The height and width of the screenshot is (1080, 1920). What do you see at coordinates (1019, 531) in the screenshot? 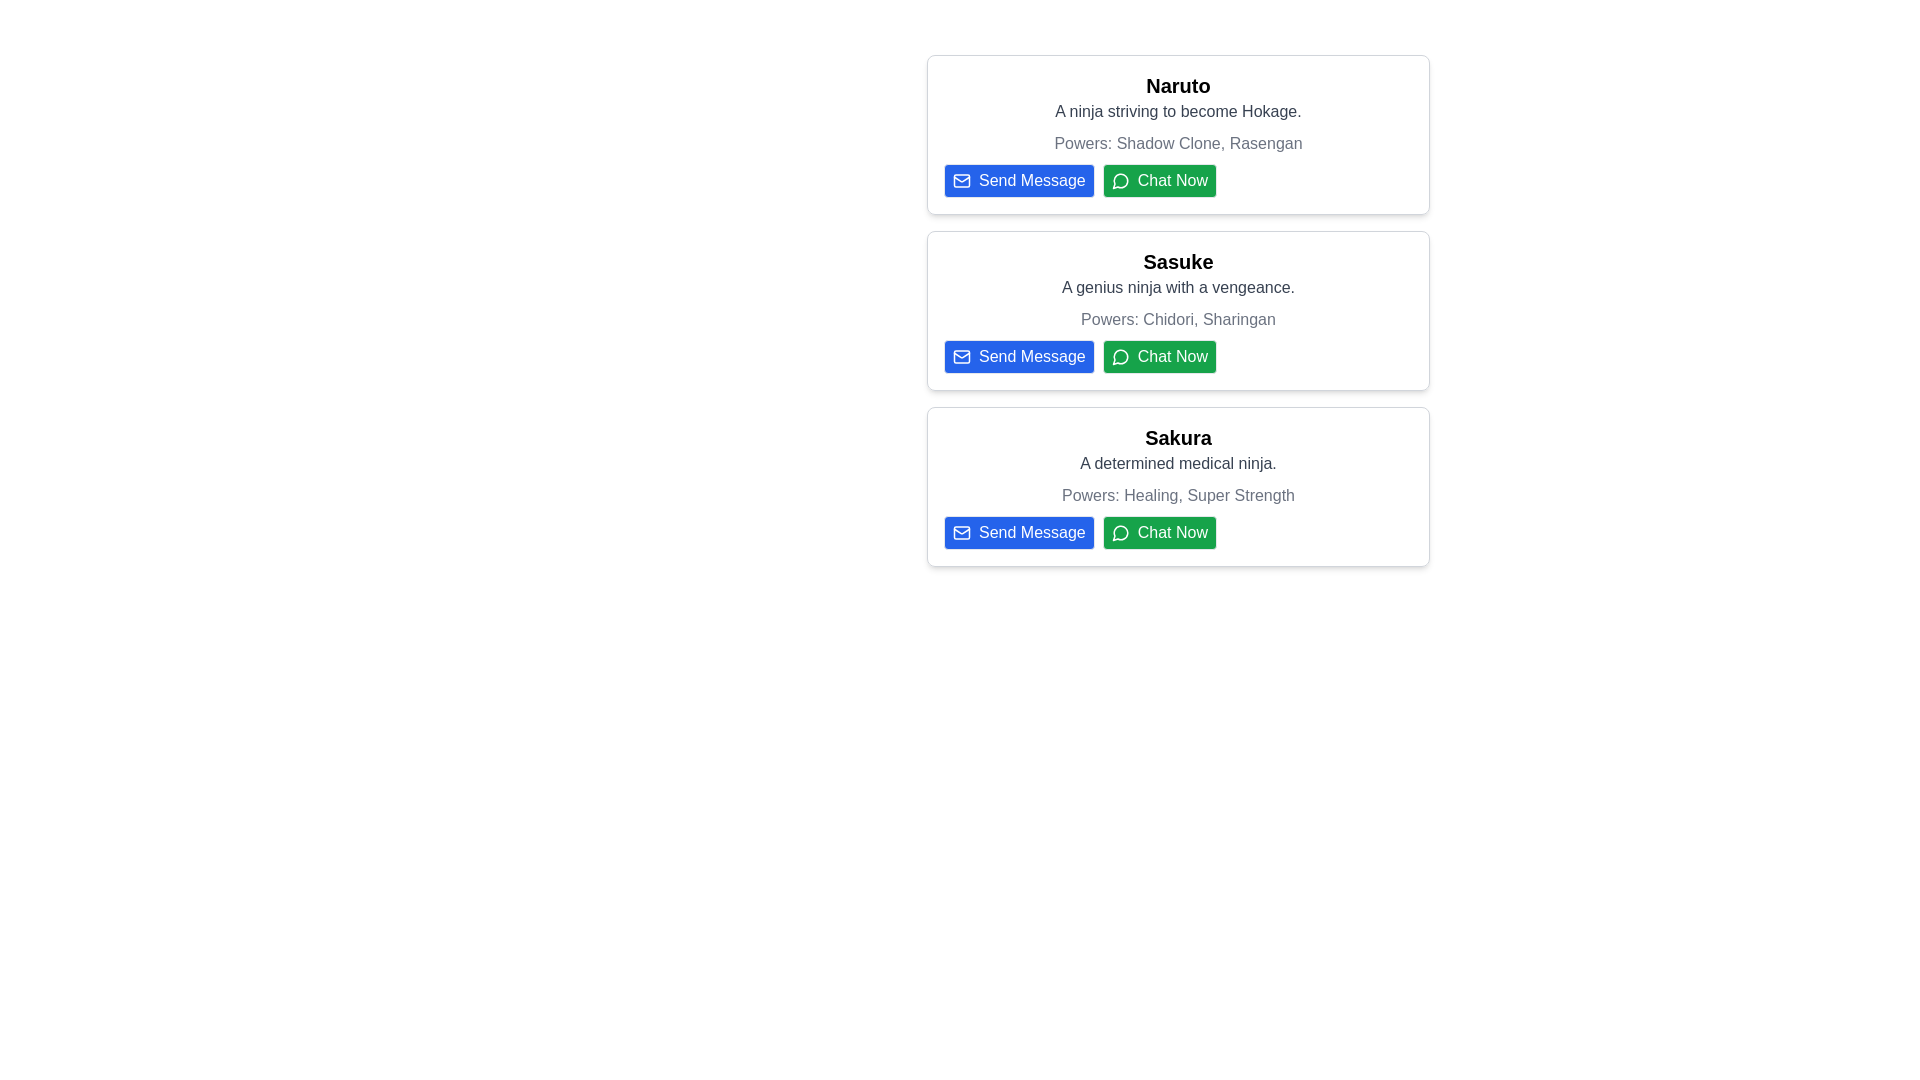
I see `the first button under the profile section of 'Sakura'` at bounding box center [1019, 531].